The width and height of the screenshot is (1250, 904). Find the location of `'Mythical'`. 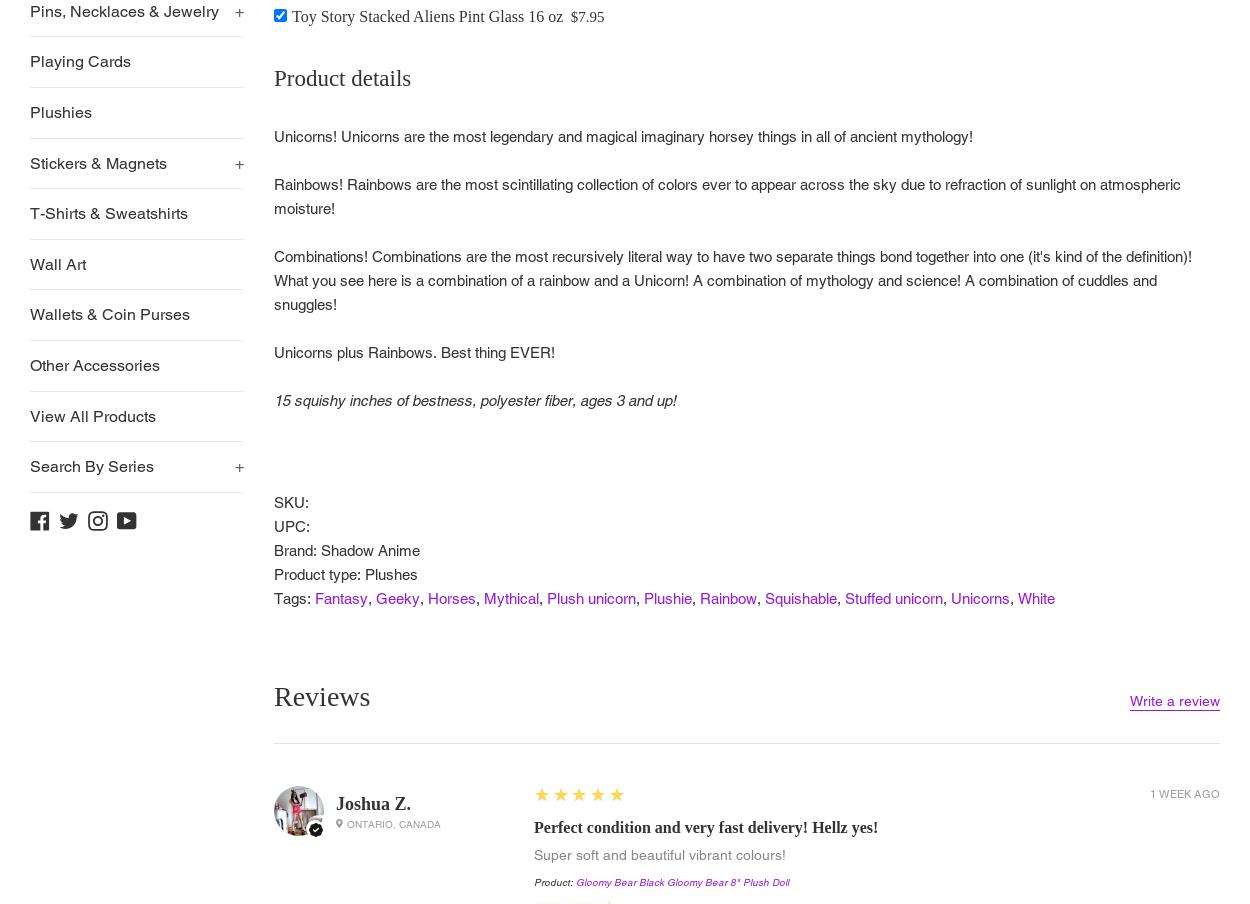

'Mythical' is located at coordinates (511, 597).